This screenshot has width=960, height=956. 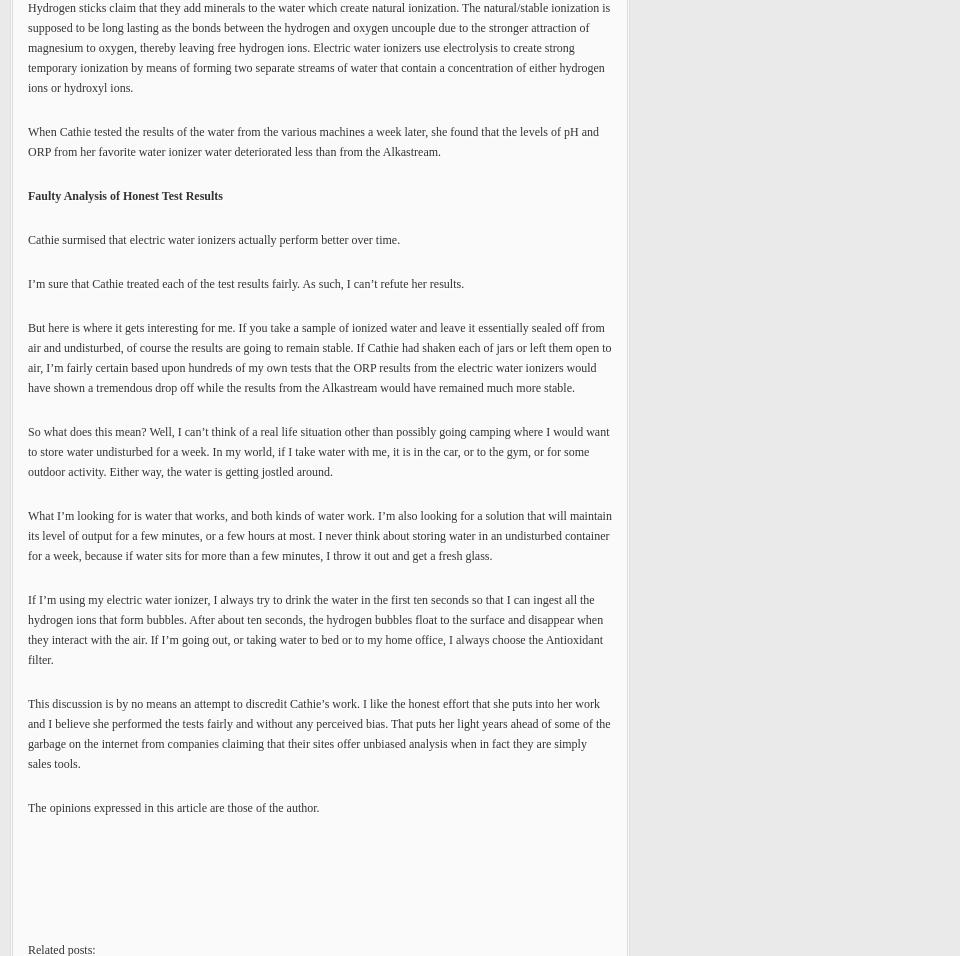 I want to click on 'If I’m using my electric water ionizer, I always try to drink the water in the first ten seconds so that I can ingest all the hydrogen ions that form bubbles.  After about ten seconds, the hydrogen bubbles float to the surface and disappear when they interact with the air.  If I’m going out, or taking water to bed or to my home office, I always choose the Antioxidant filter.', so click(x=27, y=630).